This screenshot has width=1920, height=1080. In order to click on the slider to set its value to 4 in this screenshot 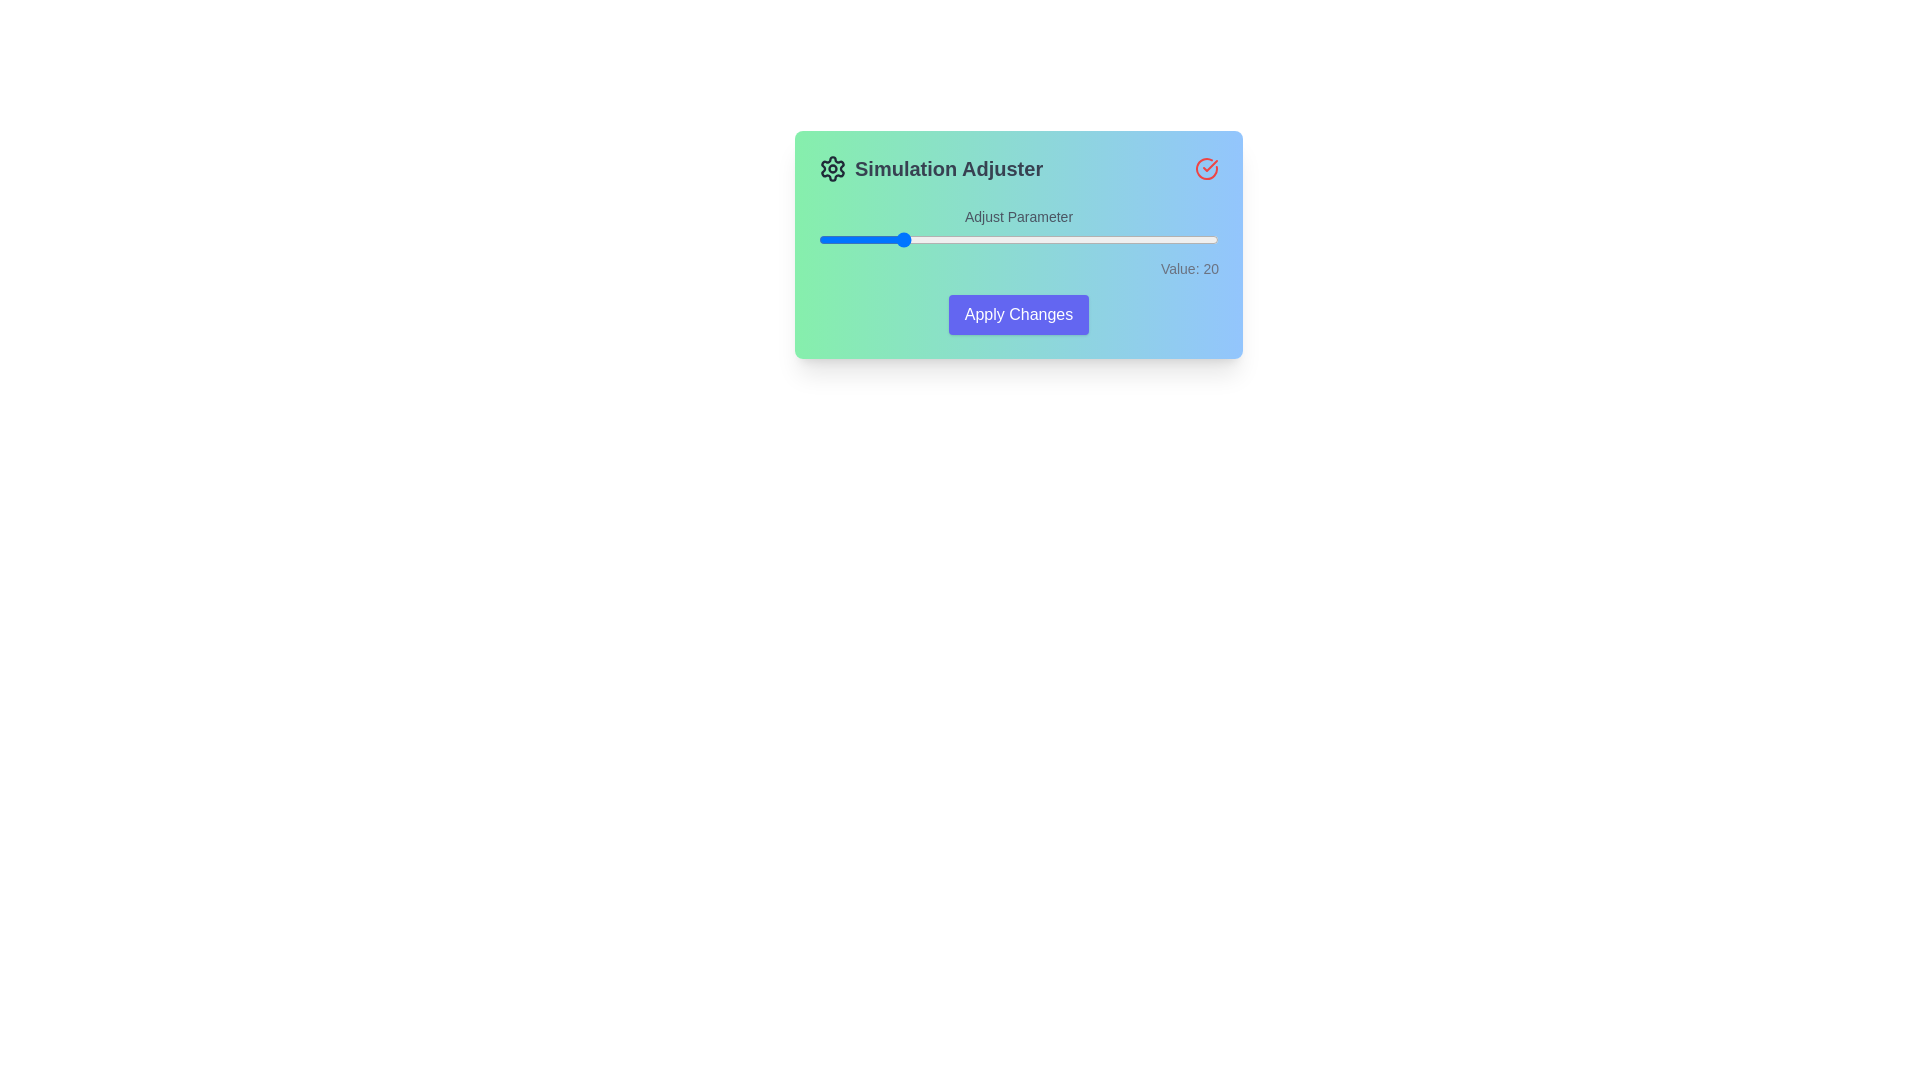, I will do `click(835, 238)`.